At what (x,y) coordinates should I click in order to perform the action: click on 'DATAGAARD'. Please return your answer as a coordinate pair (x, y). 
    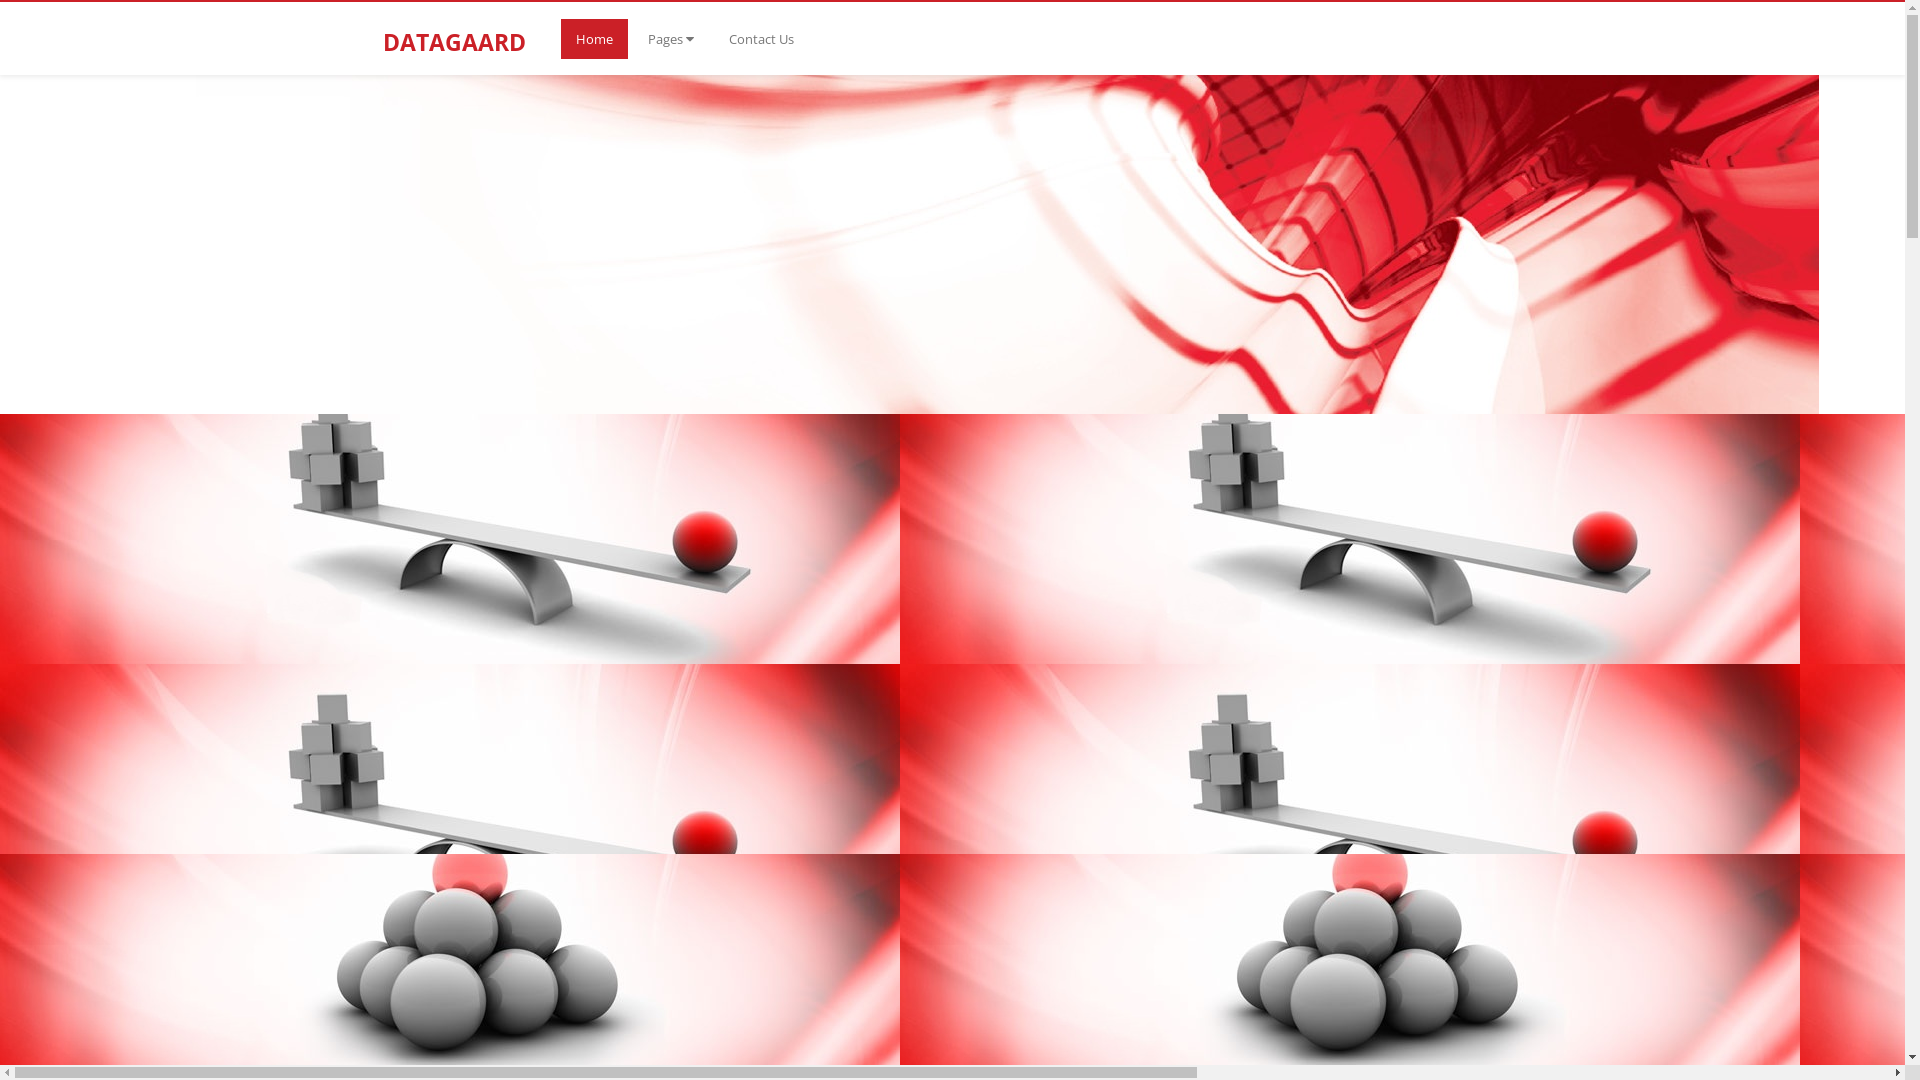
    Looking at the image, I should click on (463, 27).